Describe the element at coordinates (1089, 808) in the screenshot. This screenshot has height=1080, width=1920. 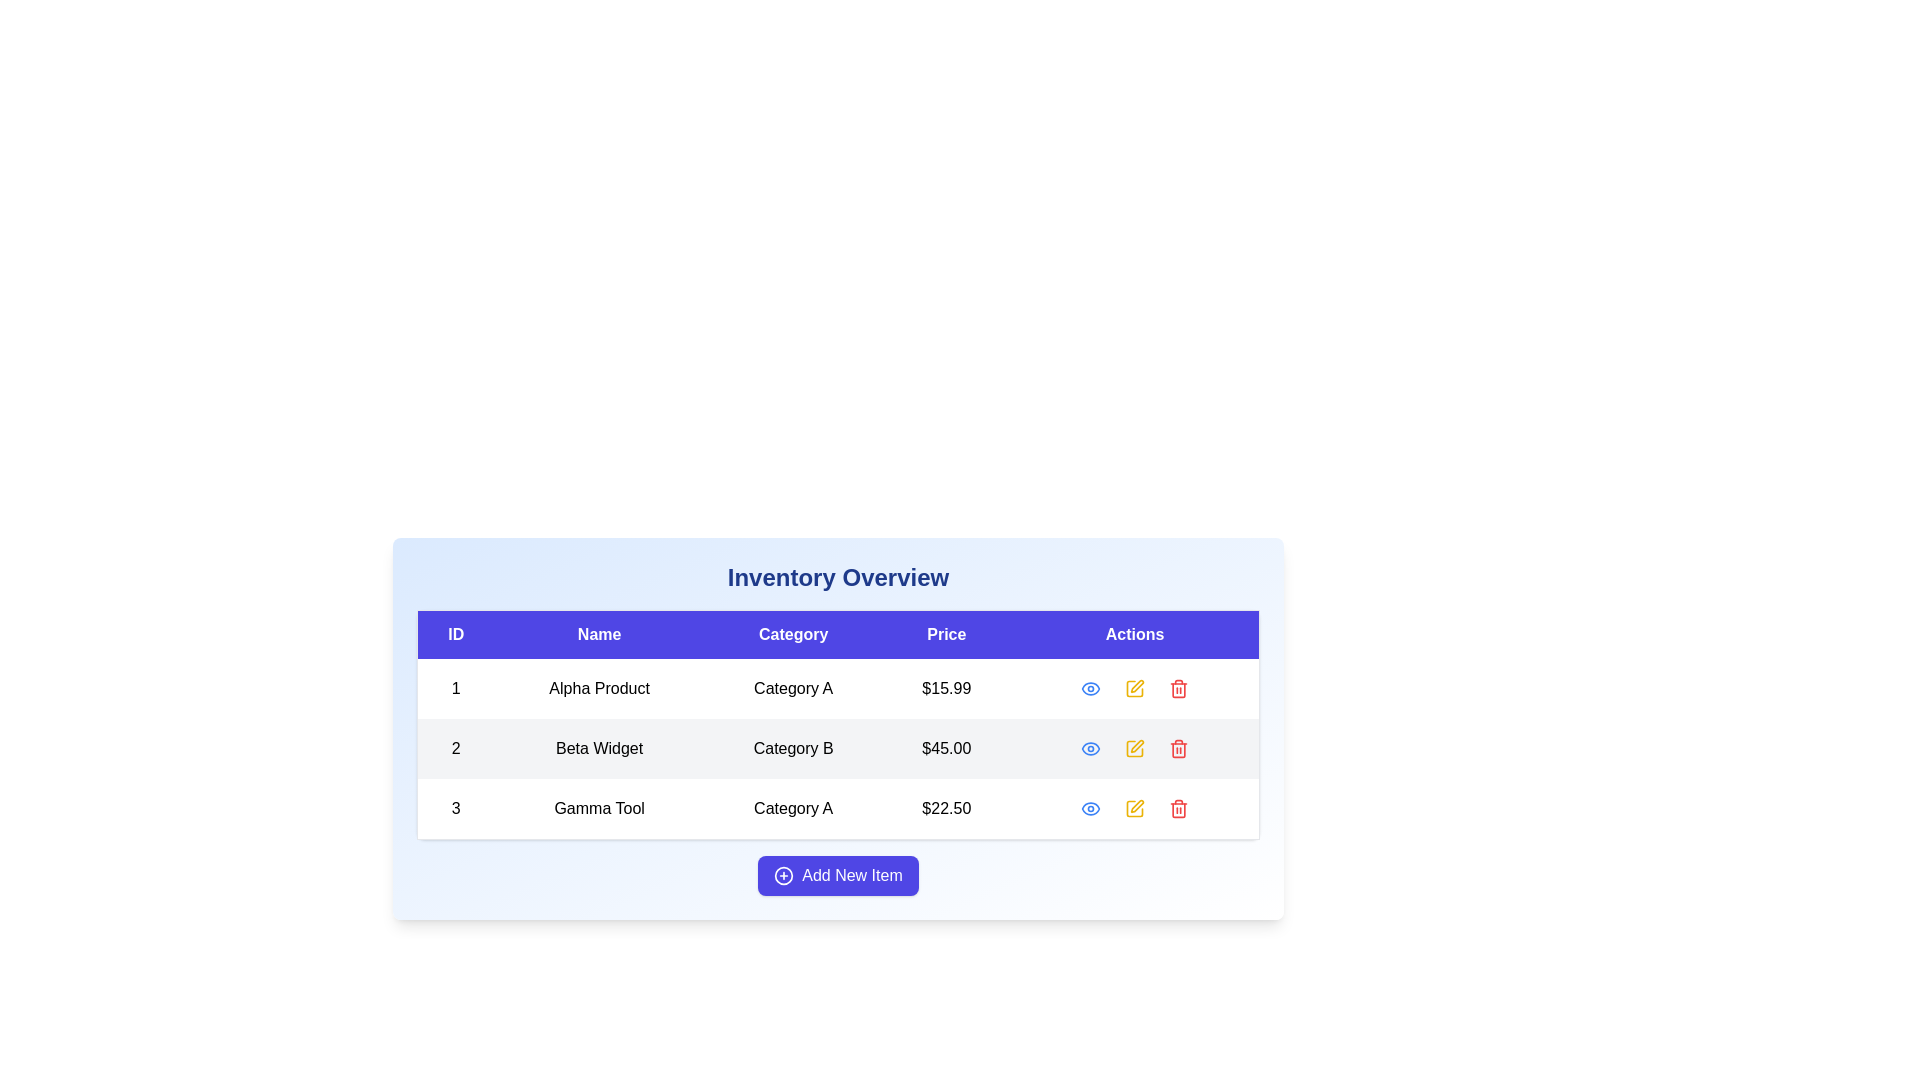
I see `the leftmost 'view' icon in the 'Actions' column of the third row related to the 'Gamma Tool'` at that location.